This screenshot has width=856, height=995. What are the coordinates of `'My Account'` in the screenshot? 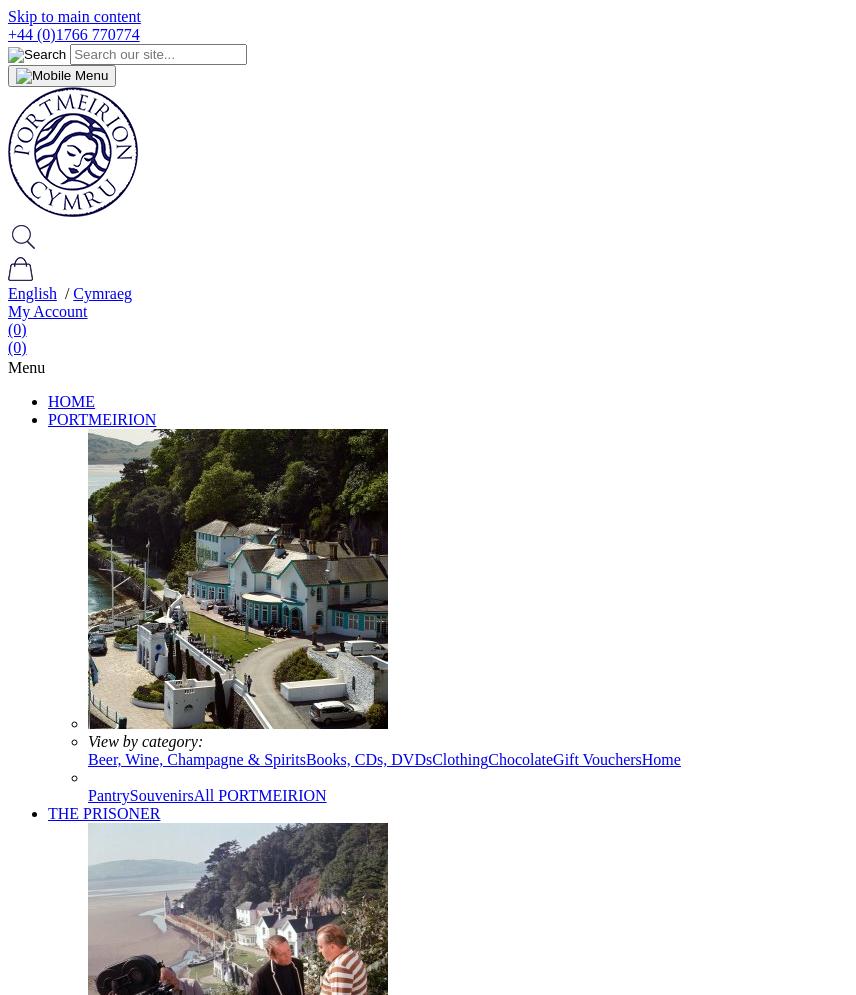 It's located at (46, 311).